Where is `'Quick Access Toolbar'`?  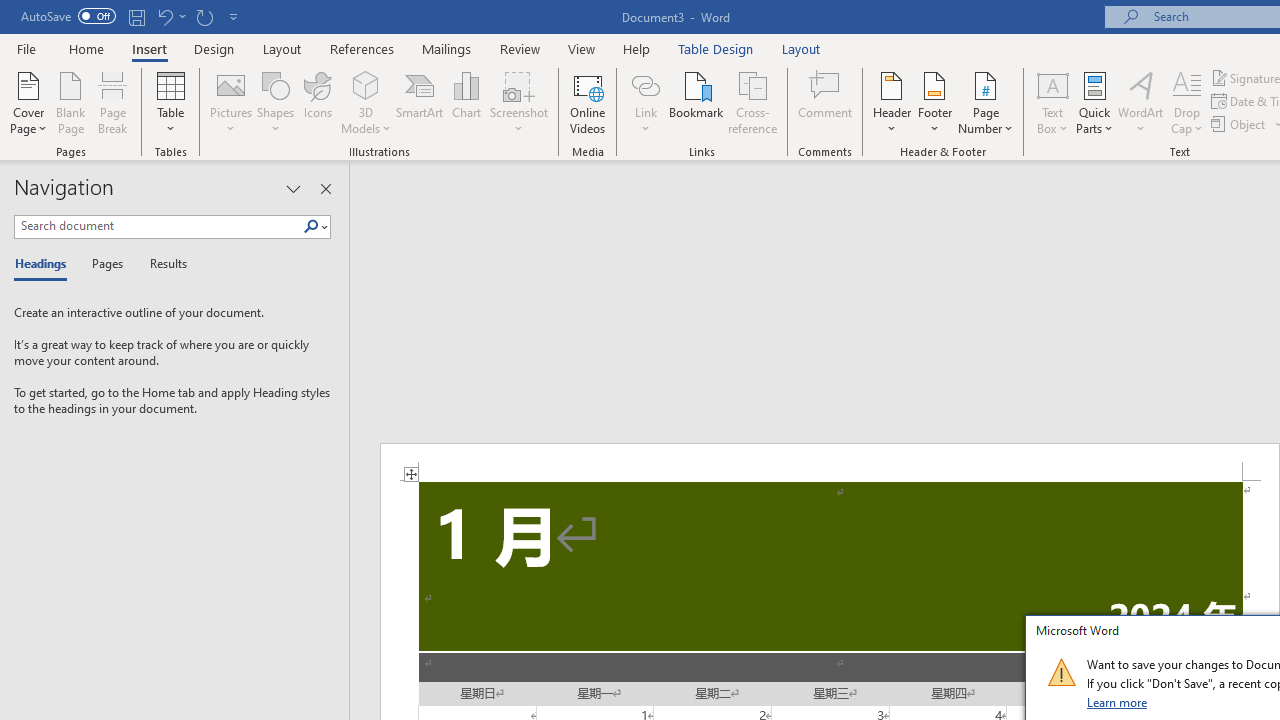
'Quick Access Toolbar' is located at coordinates (130, 16).